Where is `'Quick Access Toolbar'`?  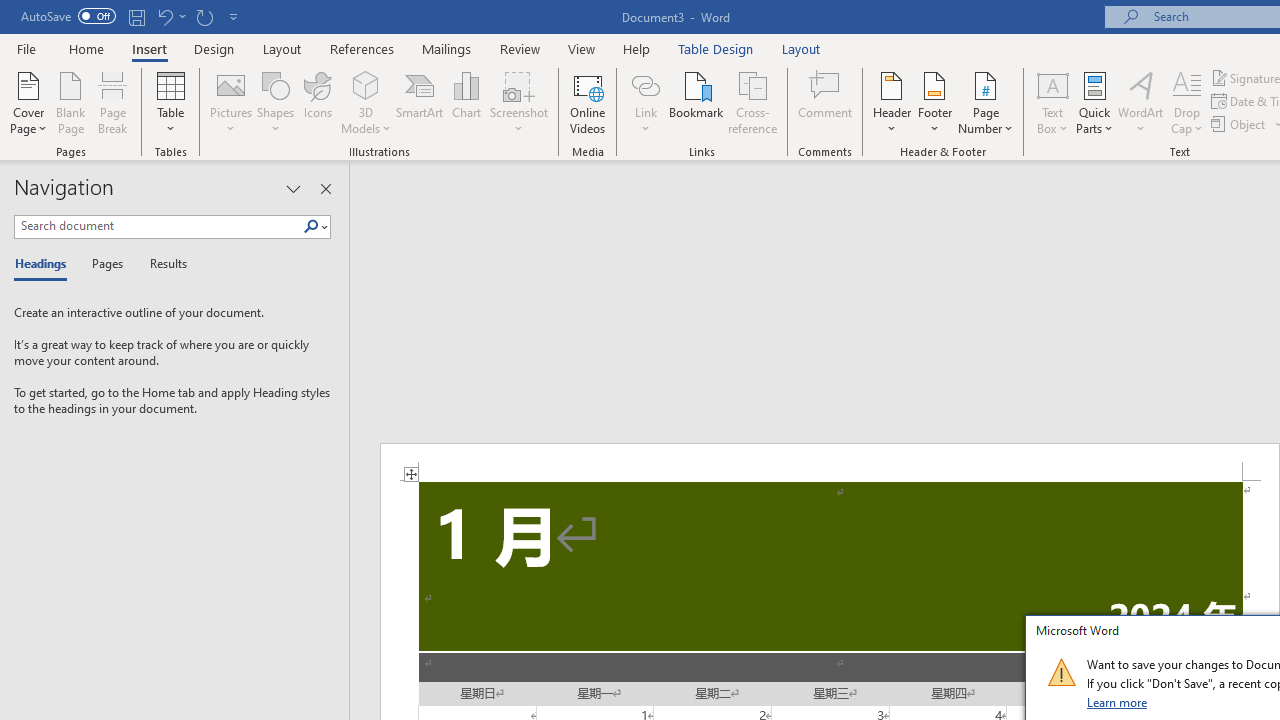
'Quick Access Toolbar' is located at coordinates (130, 16).